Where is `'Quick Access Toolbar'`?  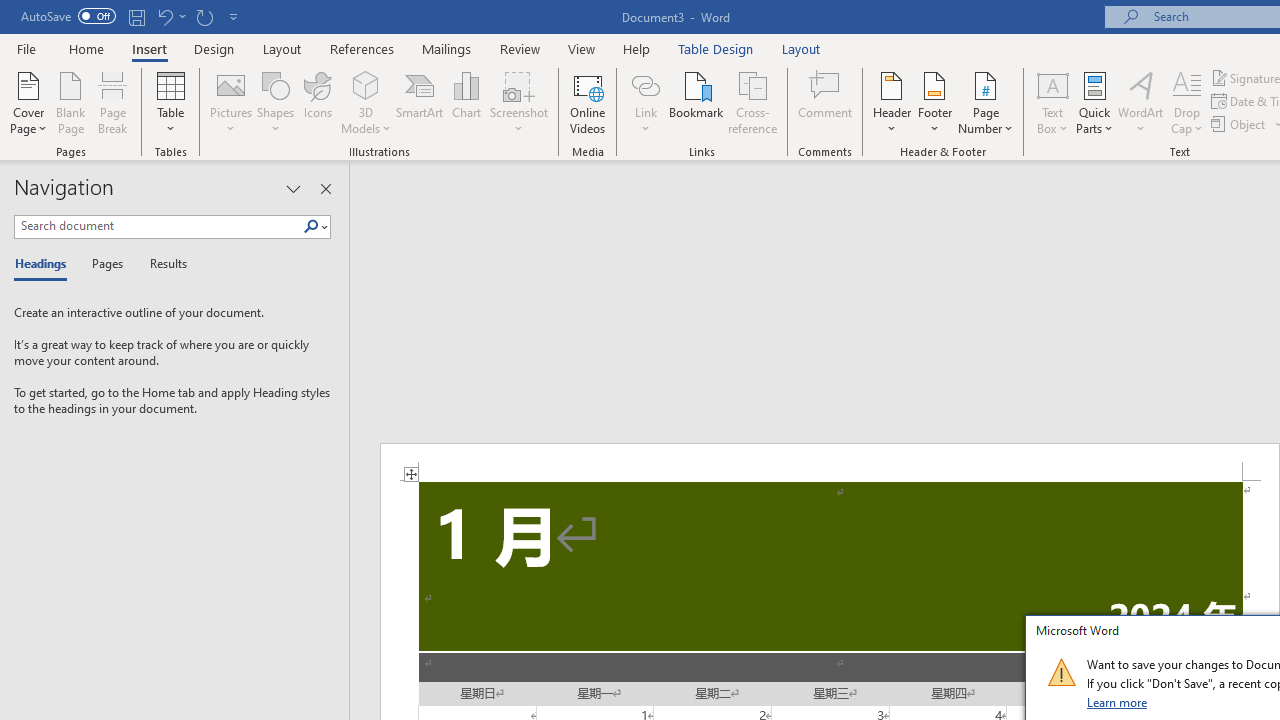
'Quick Access Toolbar' is located at coordinates (130, 16).